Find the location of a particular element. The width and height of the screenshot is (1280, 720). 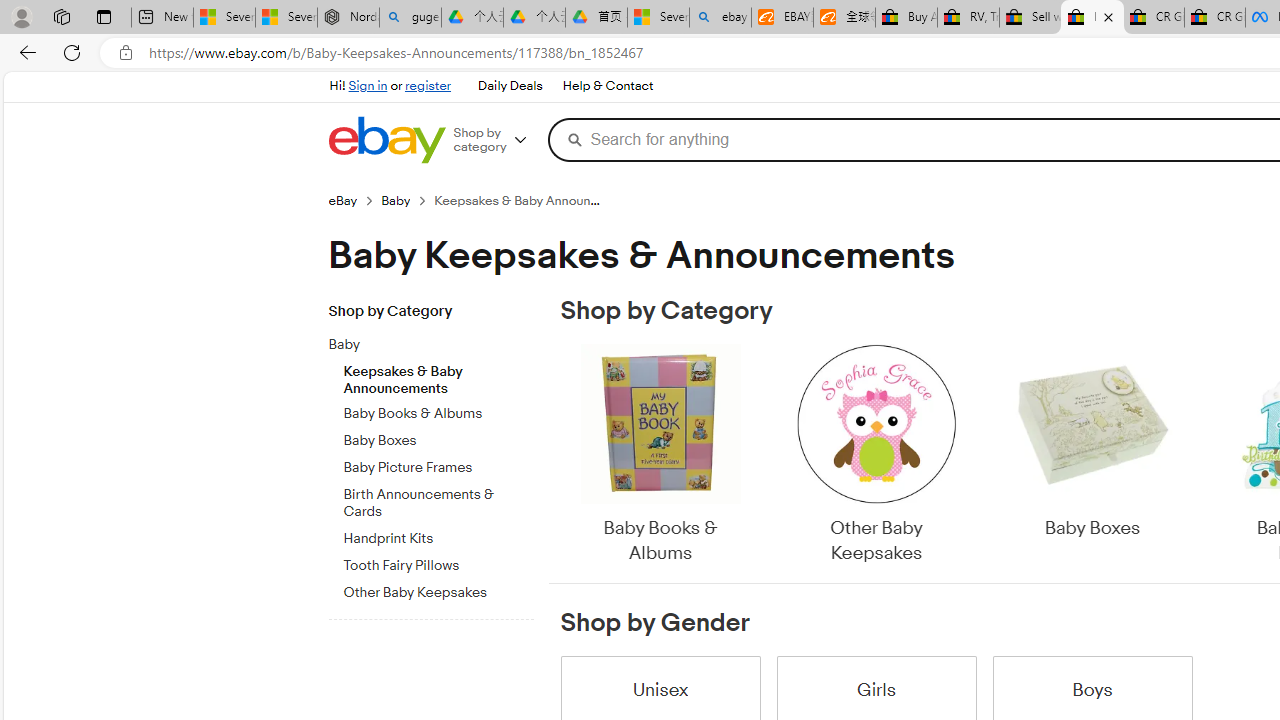

'Baby Boxes' is located at coordinates (1091, 442).